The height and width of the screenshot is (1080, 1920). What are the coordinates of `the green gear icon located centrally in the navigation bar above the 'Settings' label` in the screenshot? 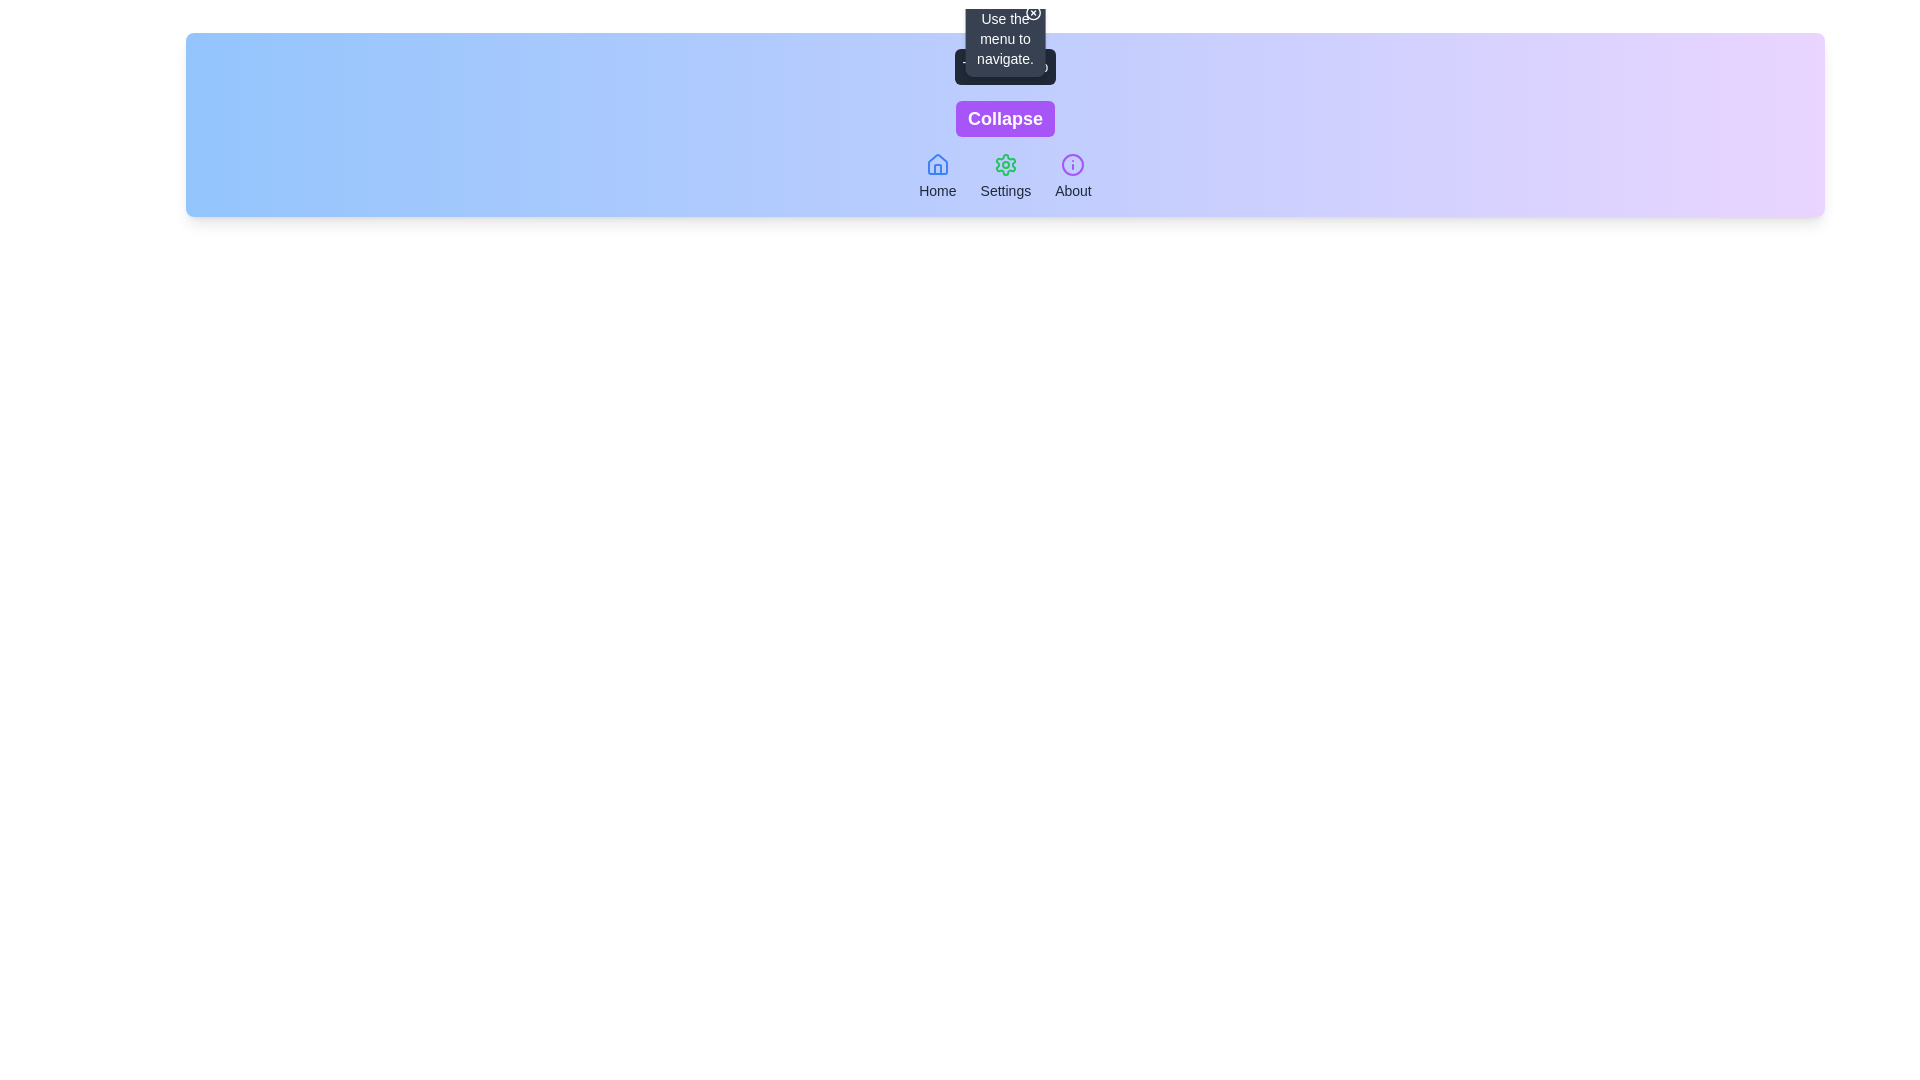 It's located at (1005, 164).